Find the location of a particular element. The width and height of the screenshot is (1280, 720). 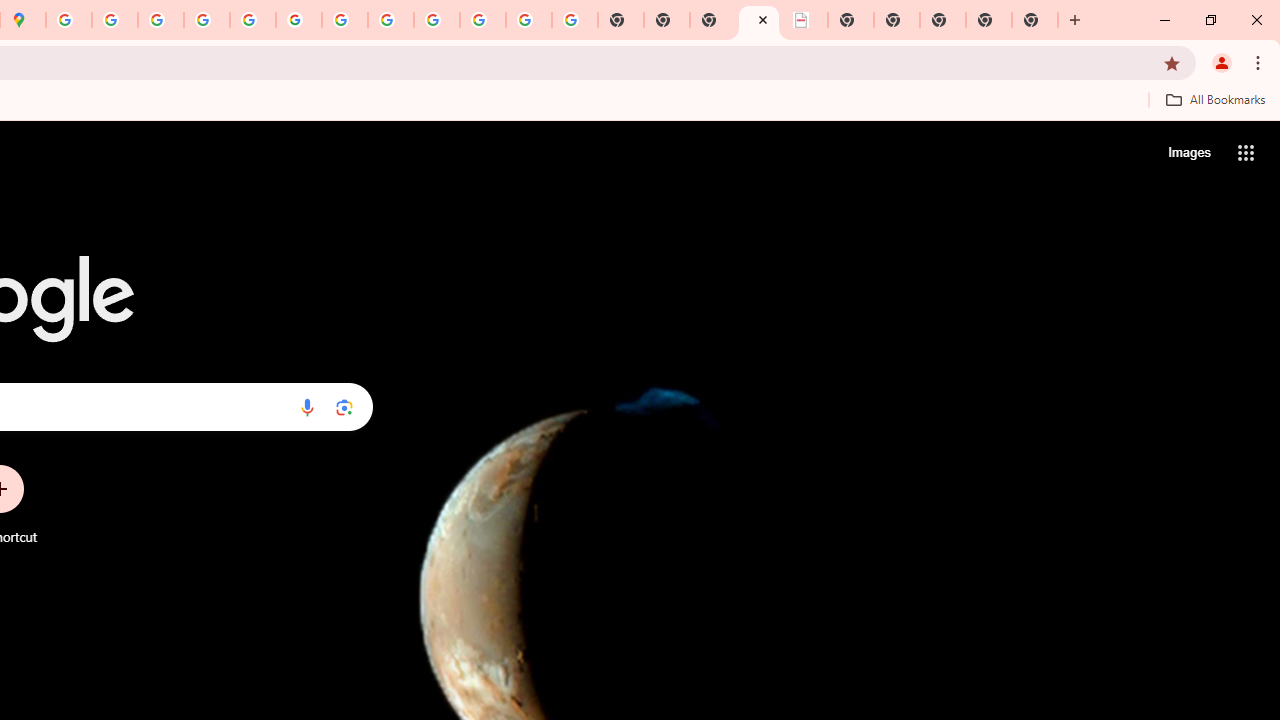

'LAAD Defence & Security 2025 | BAE Systems' is located at coordinates (805, 20).